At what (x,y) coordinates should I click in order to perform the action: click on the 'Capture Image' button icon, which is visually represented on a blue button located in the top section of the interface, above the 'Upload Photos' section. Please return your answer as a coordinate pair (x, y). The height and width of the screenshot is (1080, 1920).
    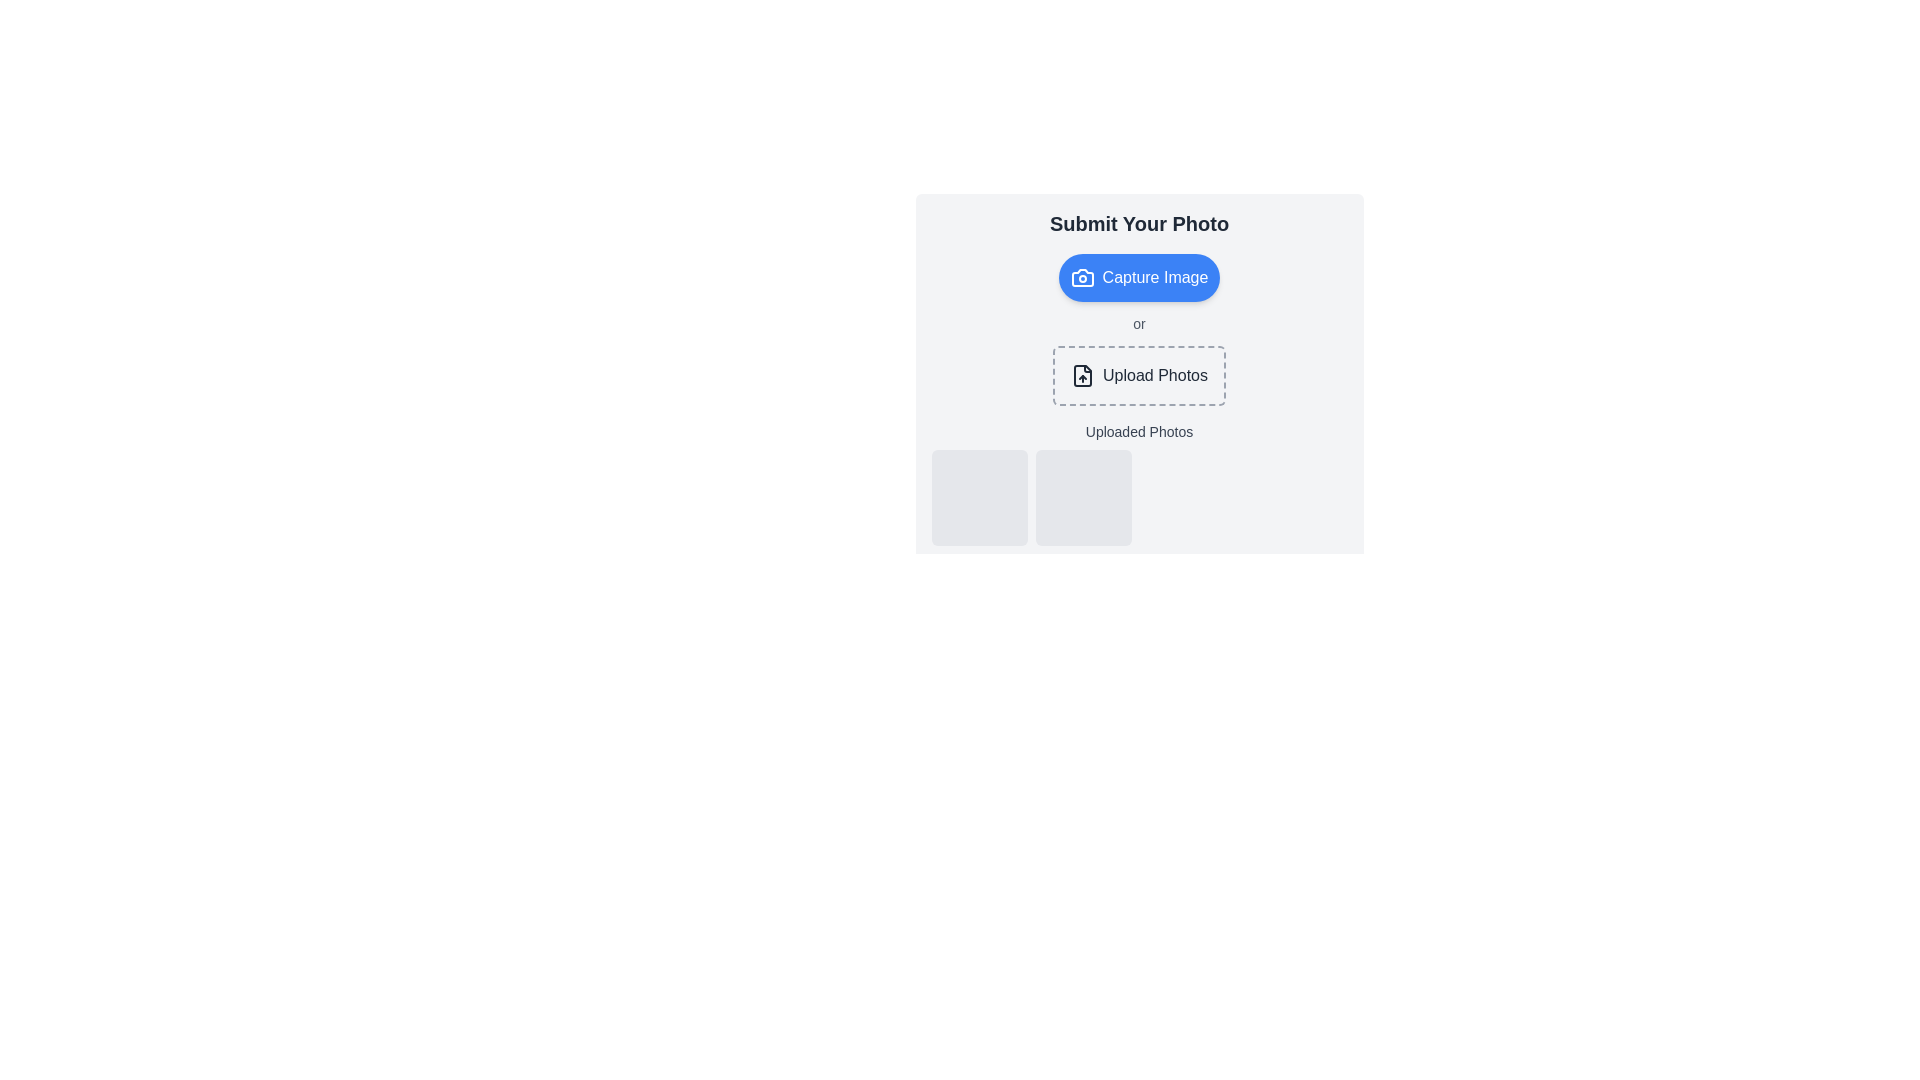
    Looking at the image, I should click on (1081, 277).